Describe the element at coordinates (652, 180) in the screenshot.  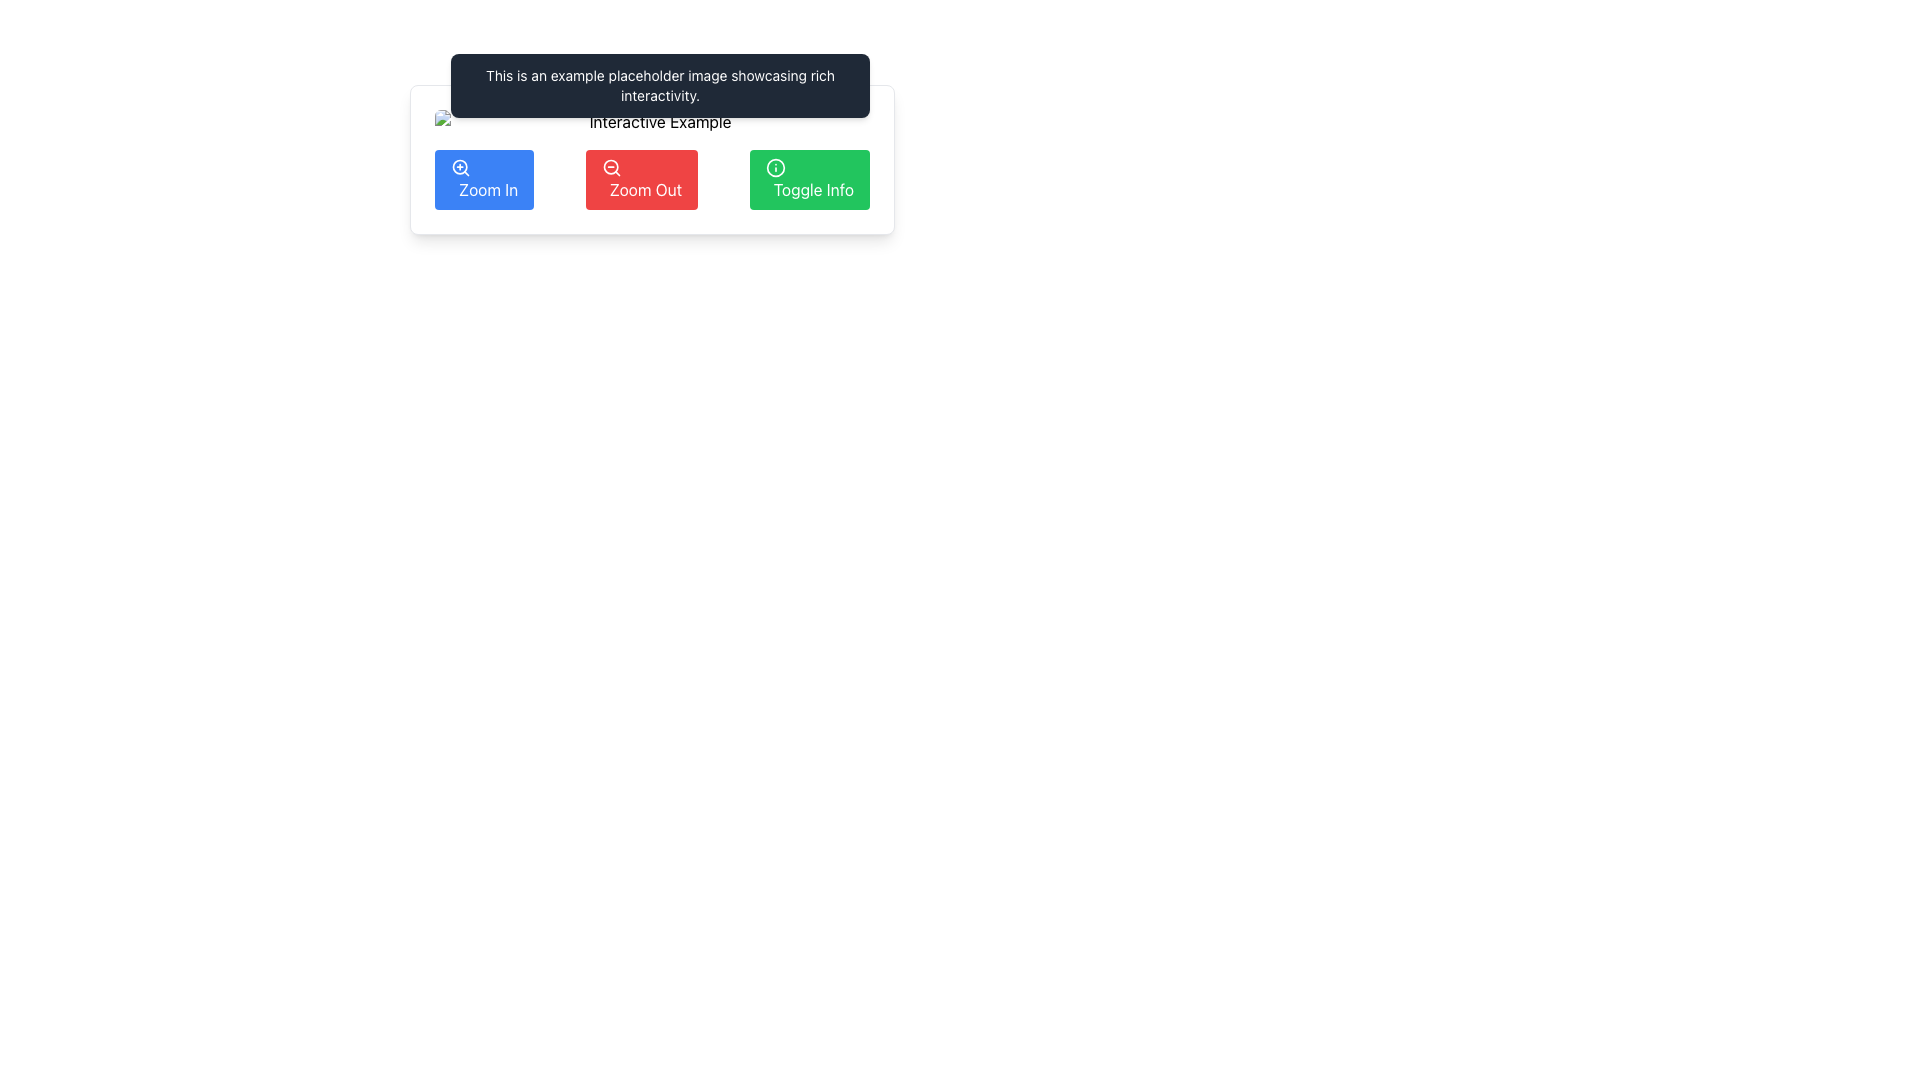
I see `the 'Zoom Out' button` at that location.